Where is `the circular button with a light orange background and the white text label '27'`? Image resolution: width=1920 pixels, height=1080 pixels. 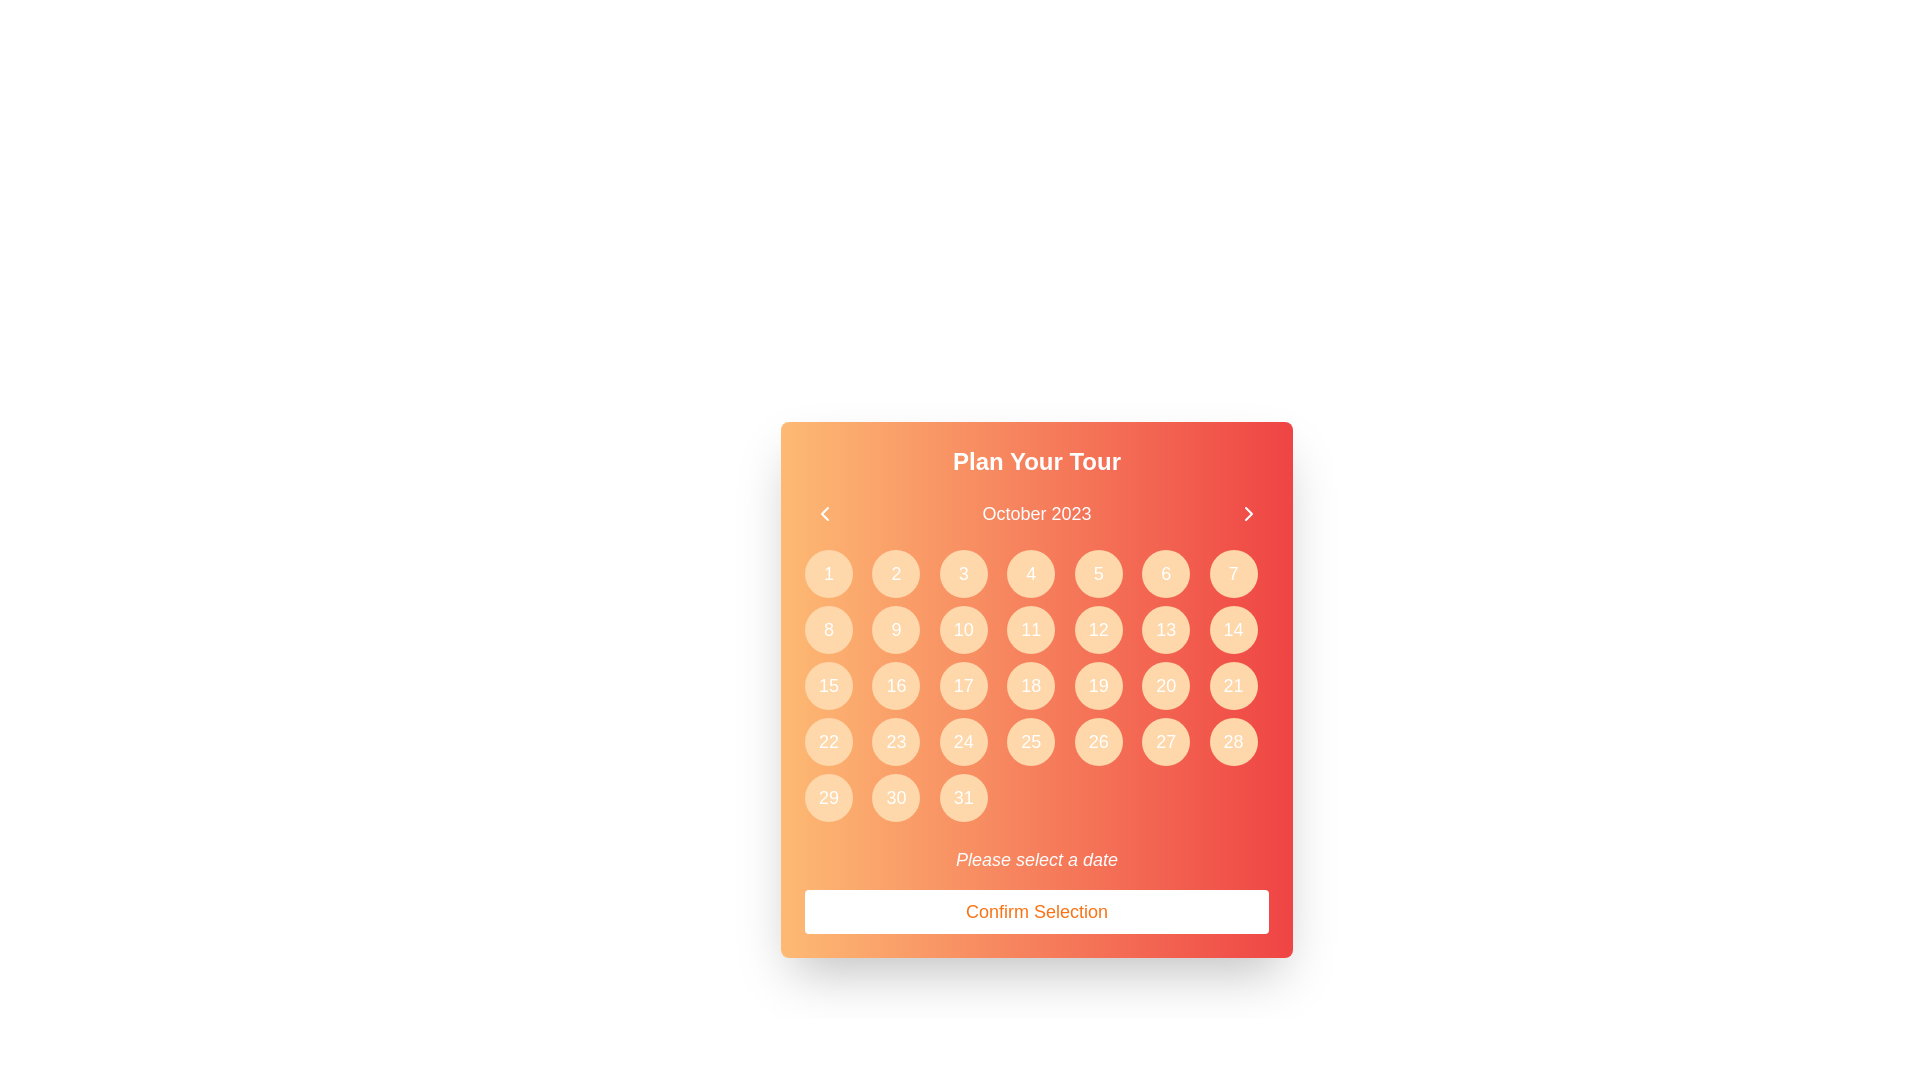
the circular button with a light orange background and the white text label '27' is located at coordinates (1166, 741).